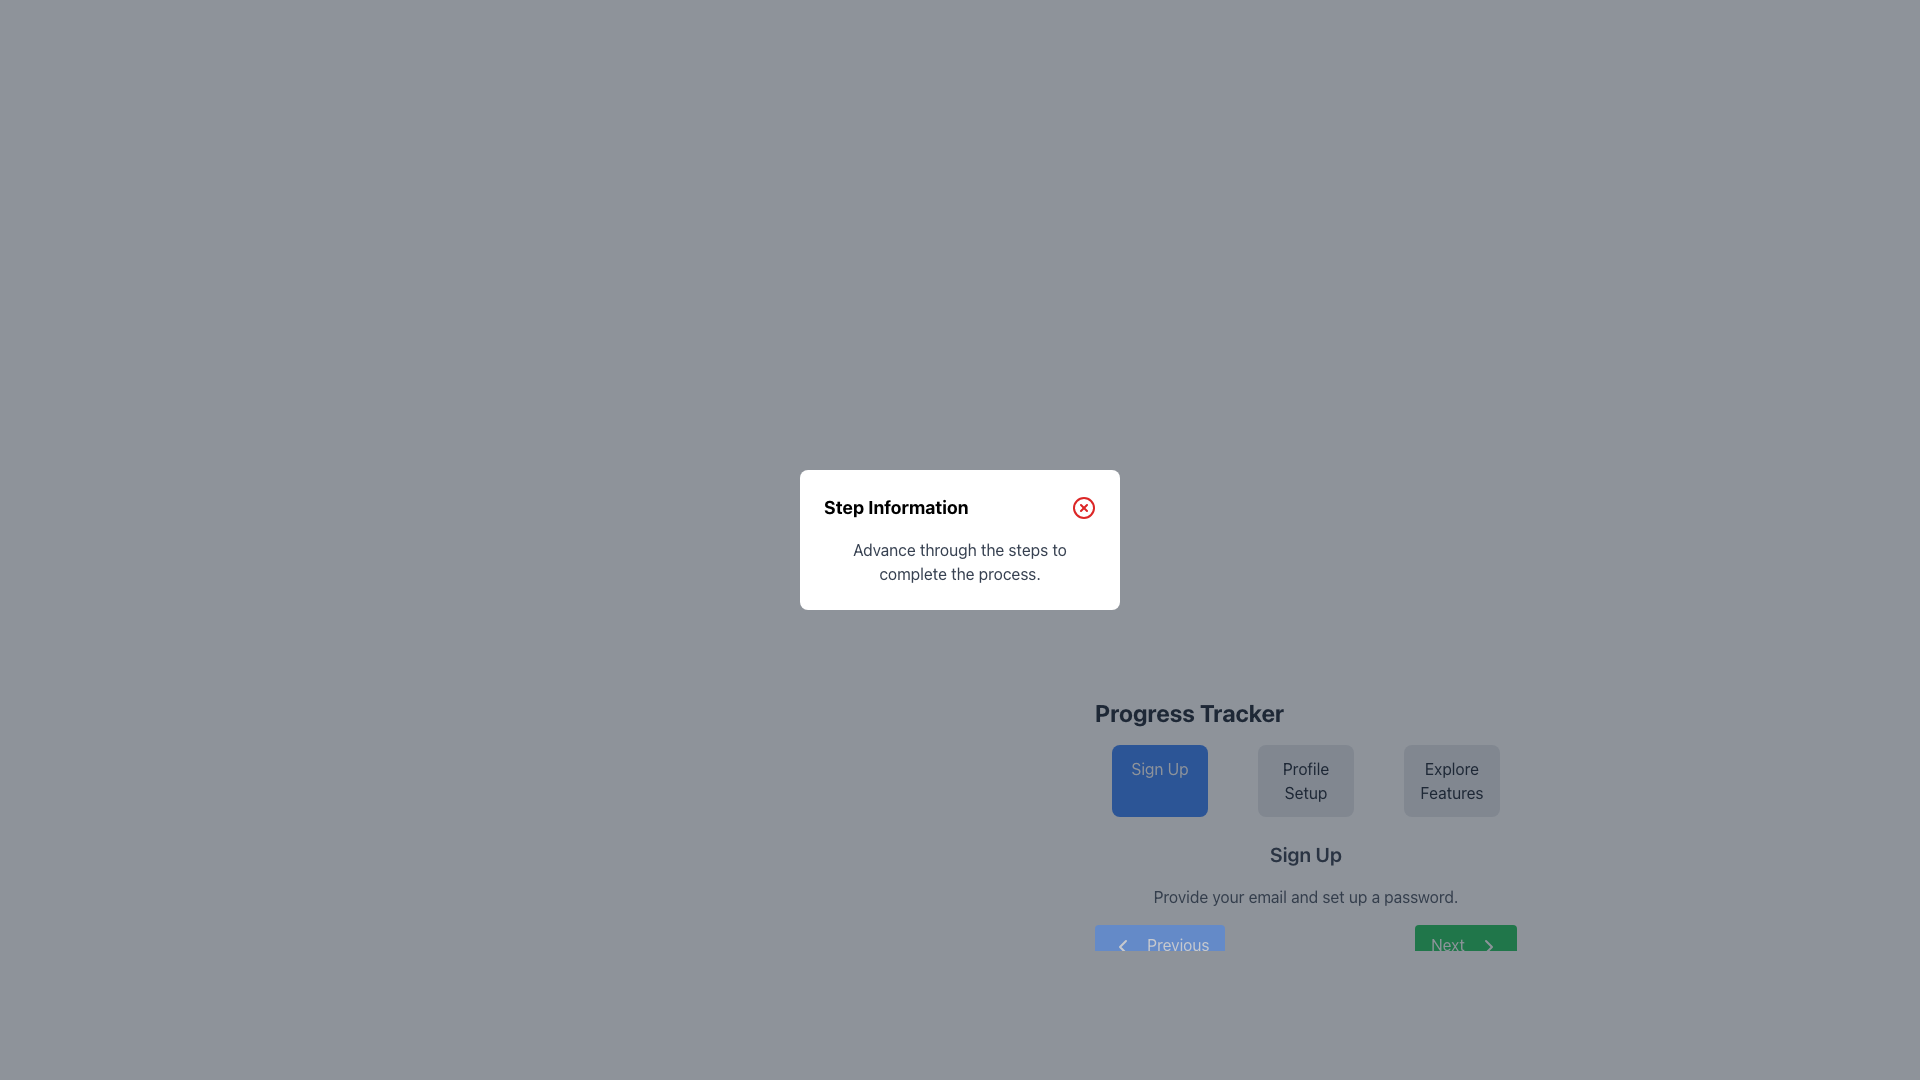 This screenshot has width=1920, height=1080. Describe the element at coordinates (1466, 945) in the screenshot. I see `the navigation button located at the bottom-right corner, next to the blue 'Previous' button, to proceed to the next step in the process` at that location.